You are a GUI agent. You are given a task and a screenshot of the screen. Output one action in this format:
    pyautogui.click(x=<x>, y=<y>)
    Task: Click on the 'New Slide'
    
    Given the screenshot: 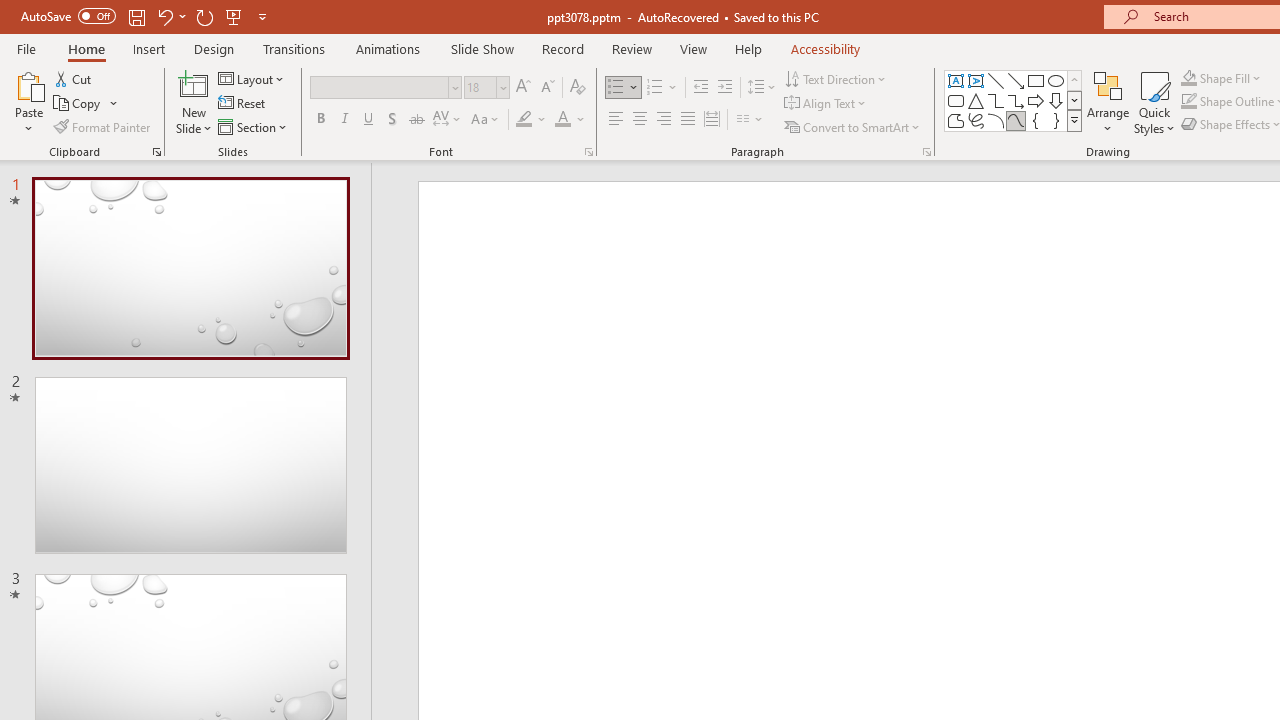 What is the action you would take?
    pyautogui.click(x=193, y=103)
    